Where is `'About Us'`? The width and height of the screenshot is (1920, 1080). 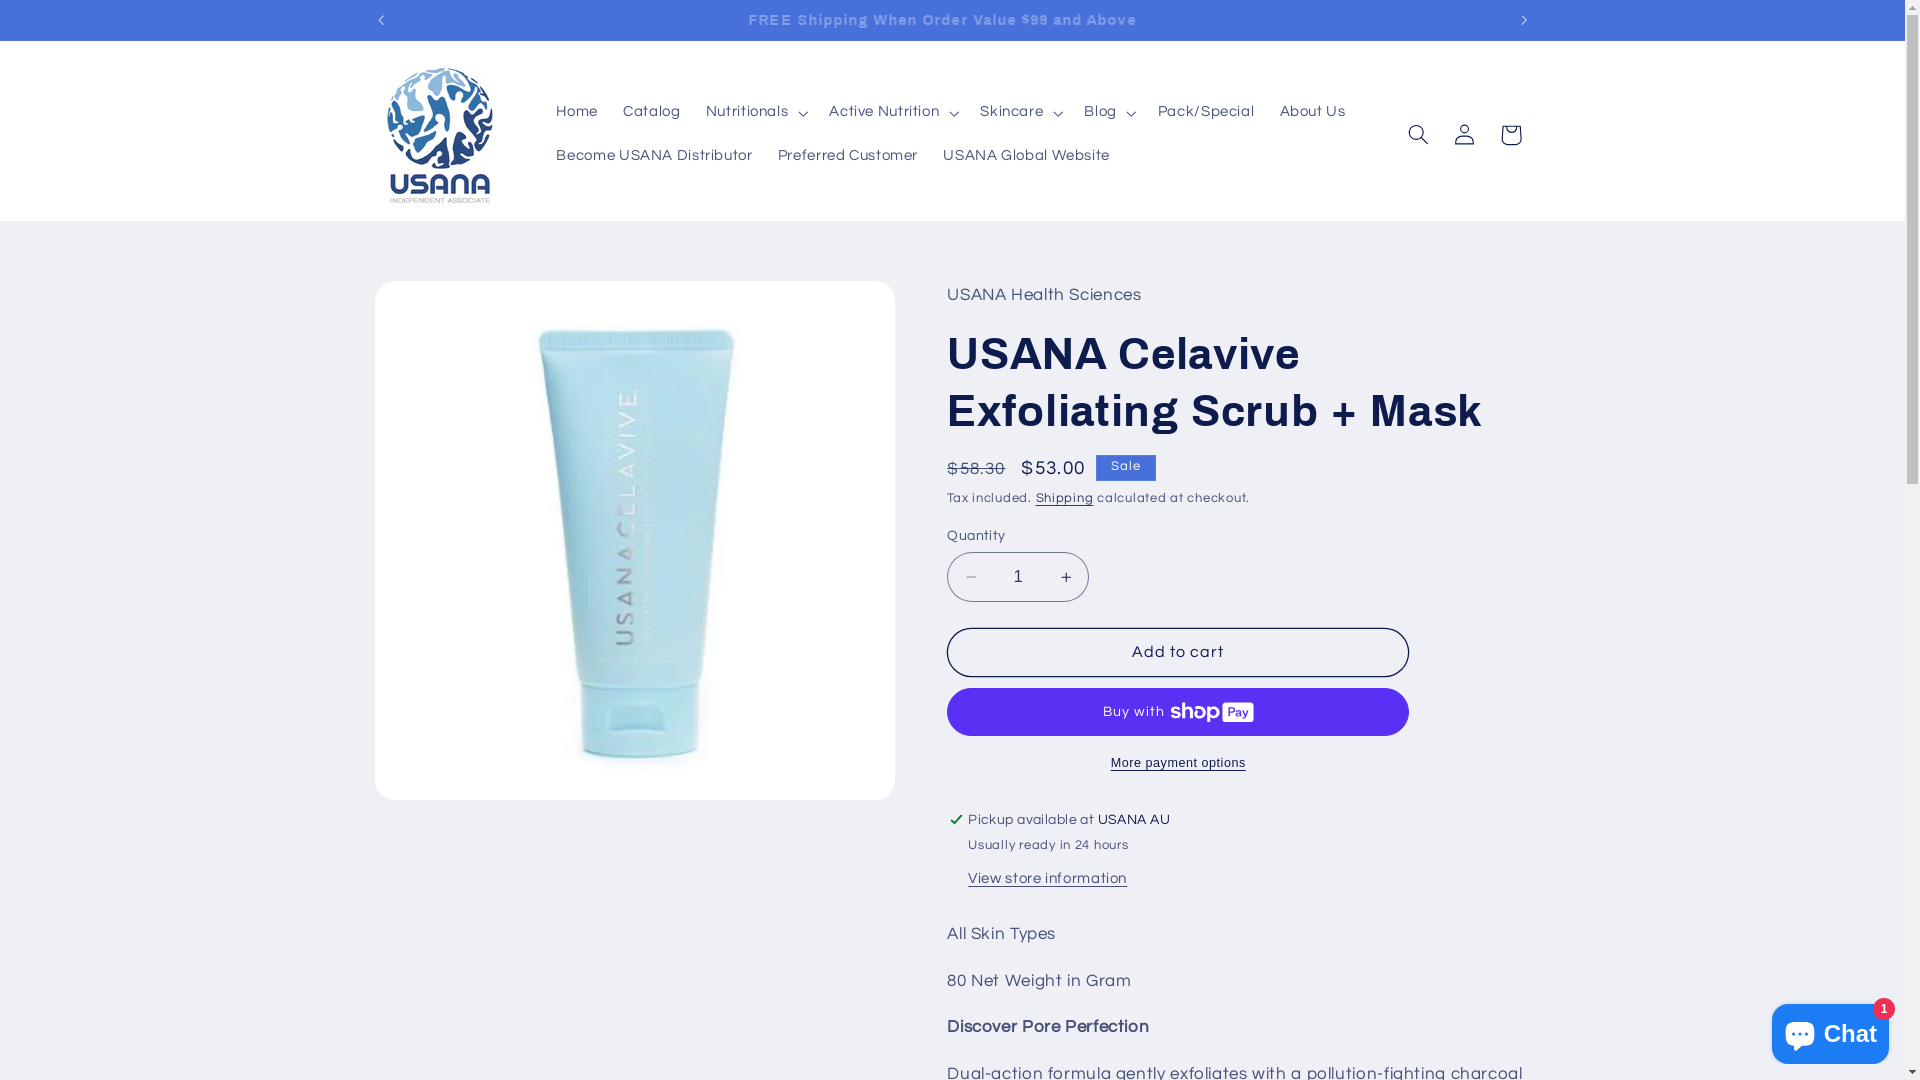
'About Us' is located at coordinates (1312, 112).